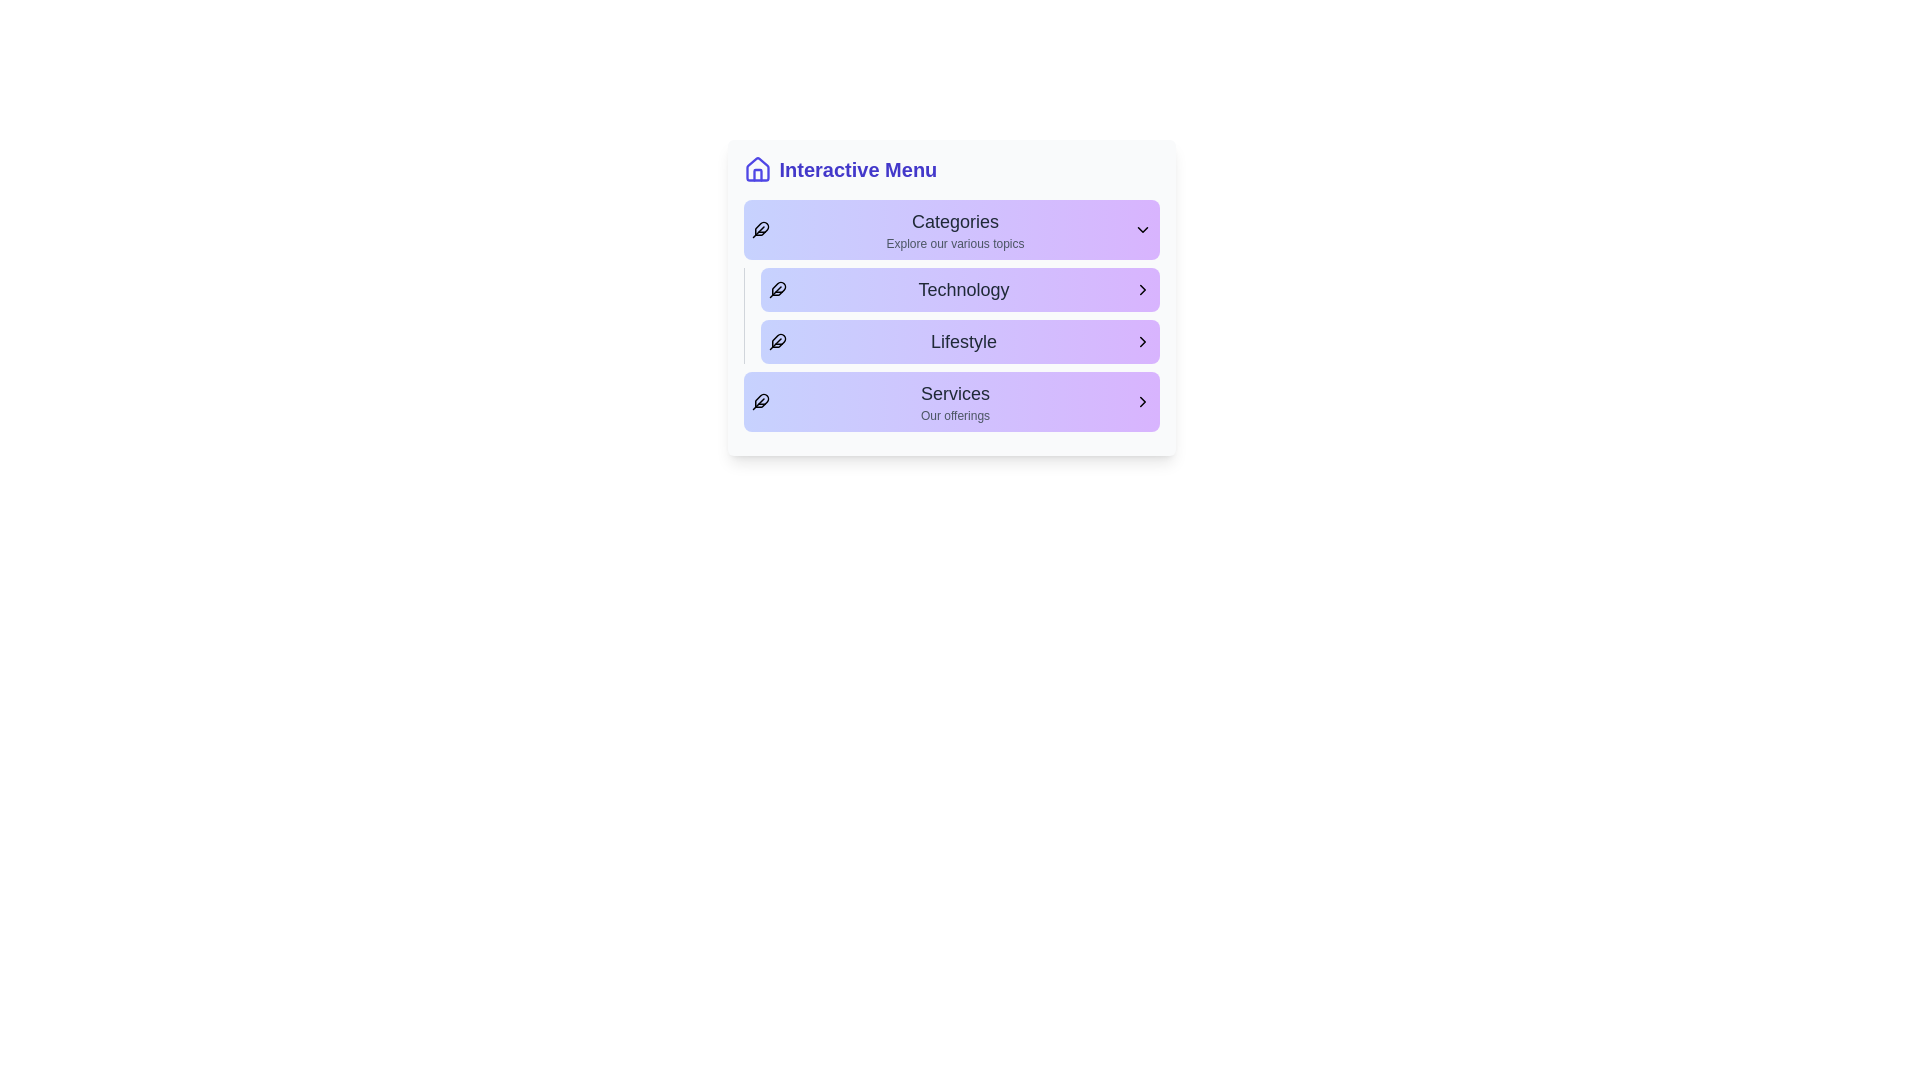 This screenshot has height=1080, width=1920. Describe the element at coordinates (1142, 341) in the screenshot. I see `the Chevron/Right Arrow icon located on the right side of the 'Lifestyle' menu option` at that location.